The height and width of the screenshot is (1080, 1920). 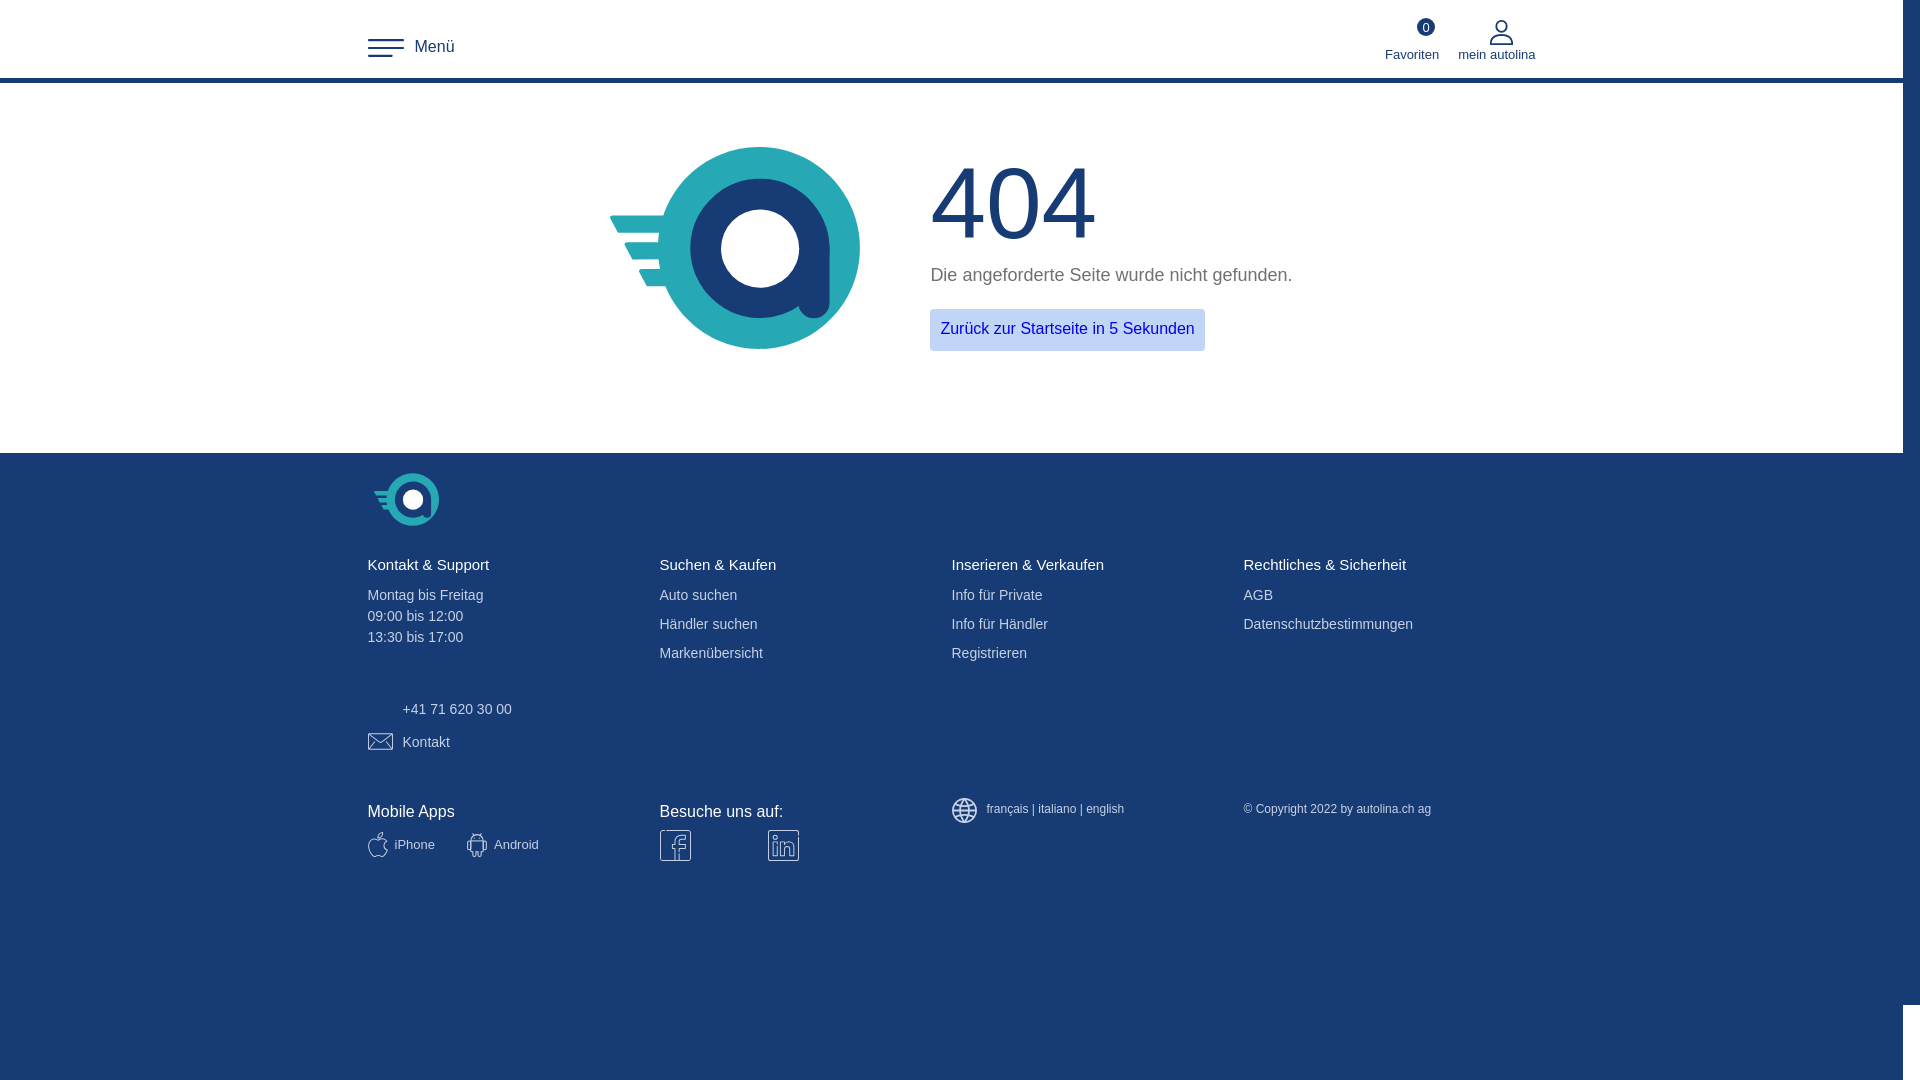 What do you see at coordinates (1410, 39) in the screenshot?
I see `'0` at bounding box center [1410, 39].